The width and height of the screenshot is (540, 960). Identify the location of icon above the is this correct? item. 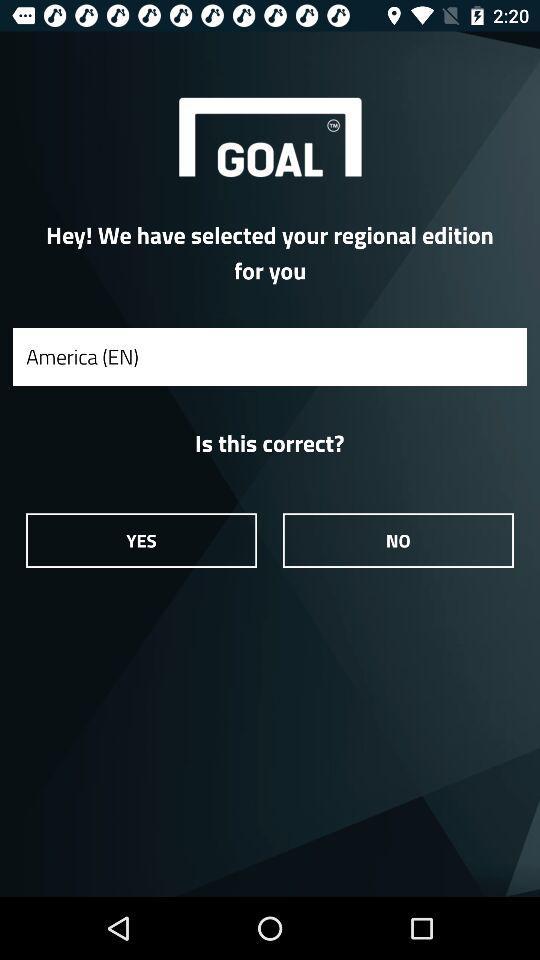
(270, 356).